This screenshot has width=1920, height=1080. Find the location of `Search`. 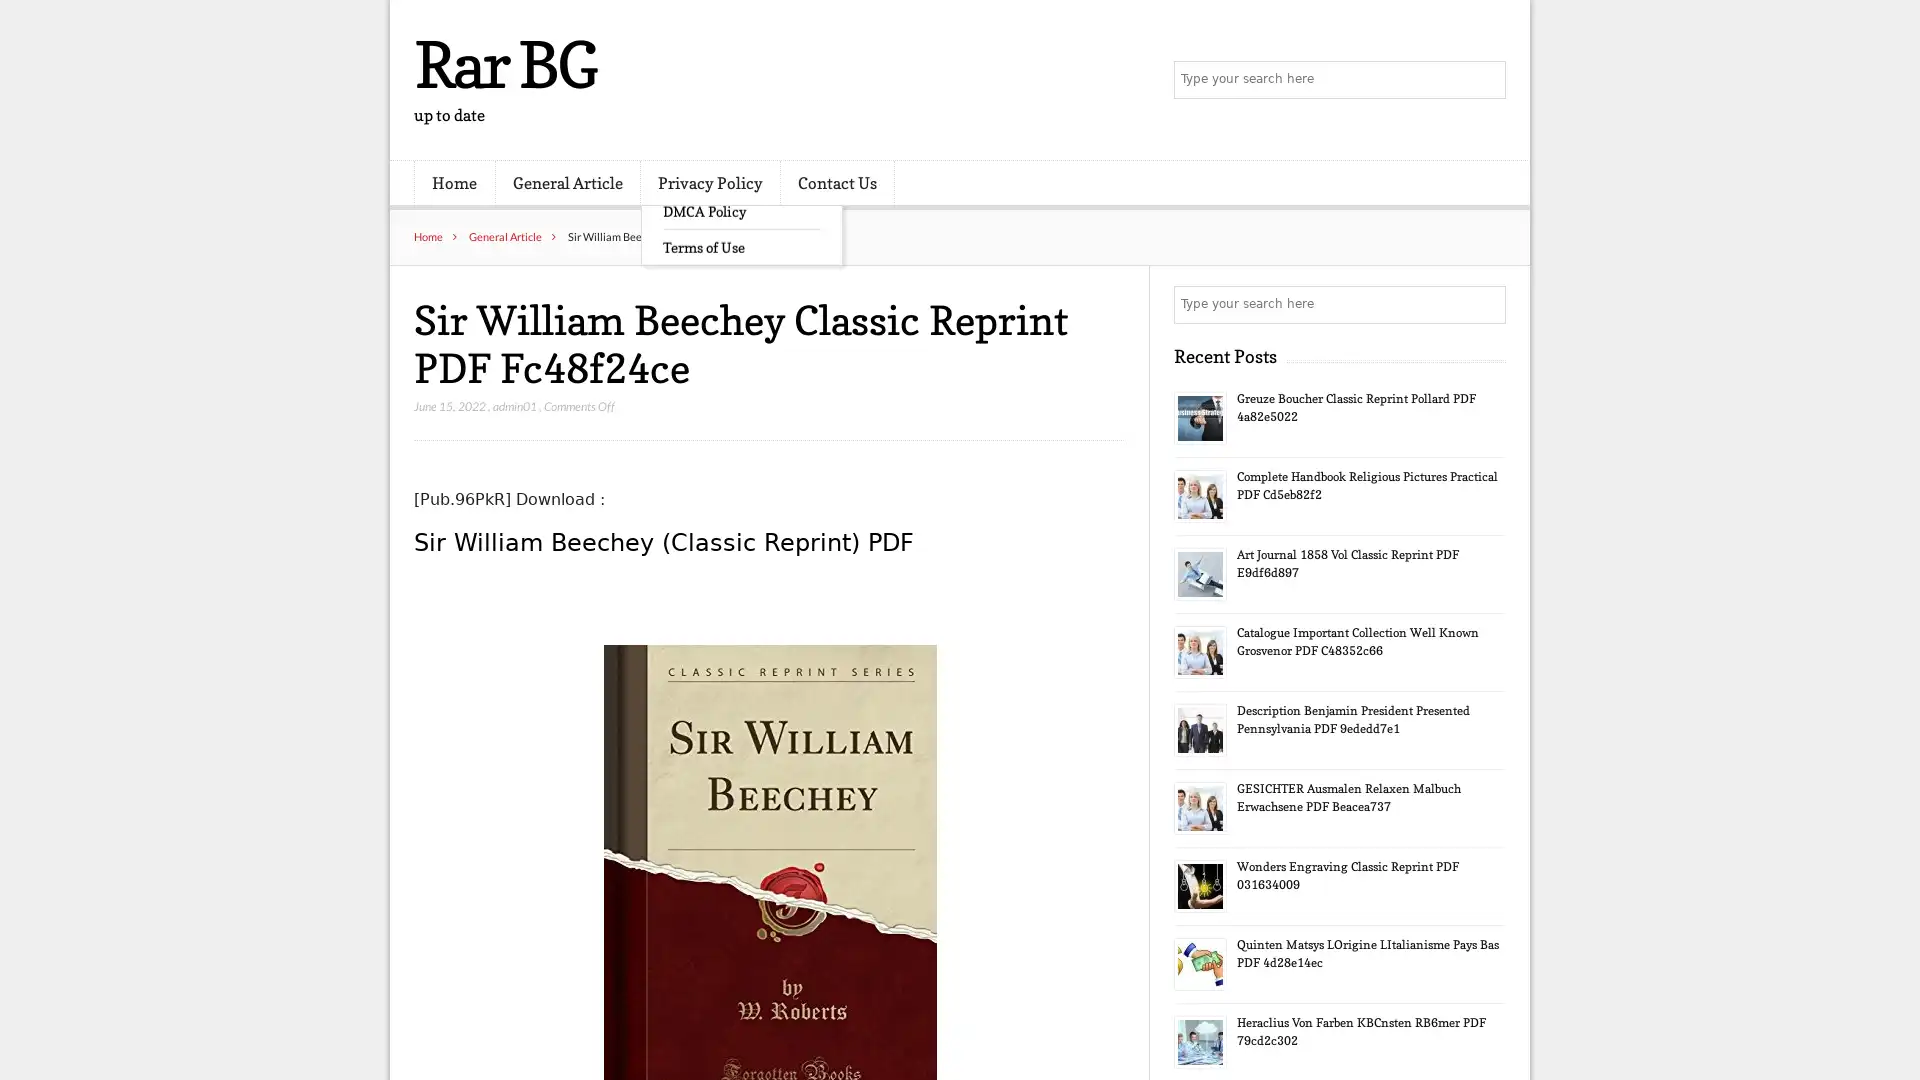

Search is located at coordinates (1485, 80).